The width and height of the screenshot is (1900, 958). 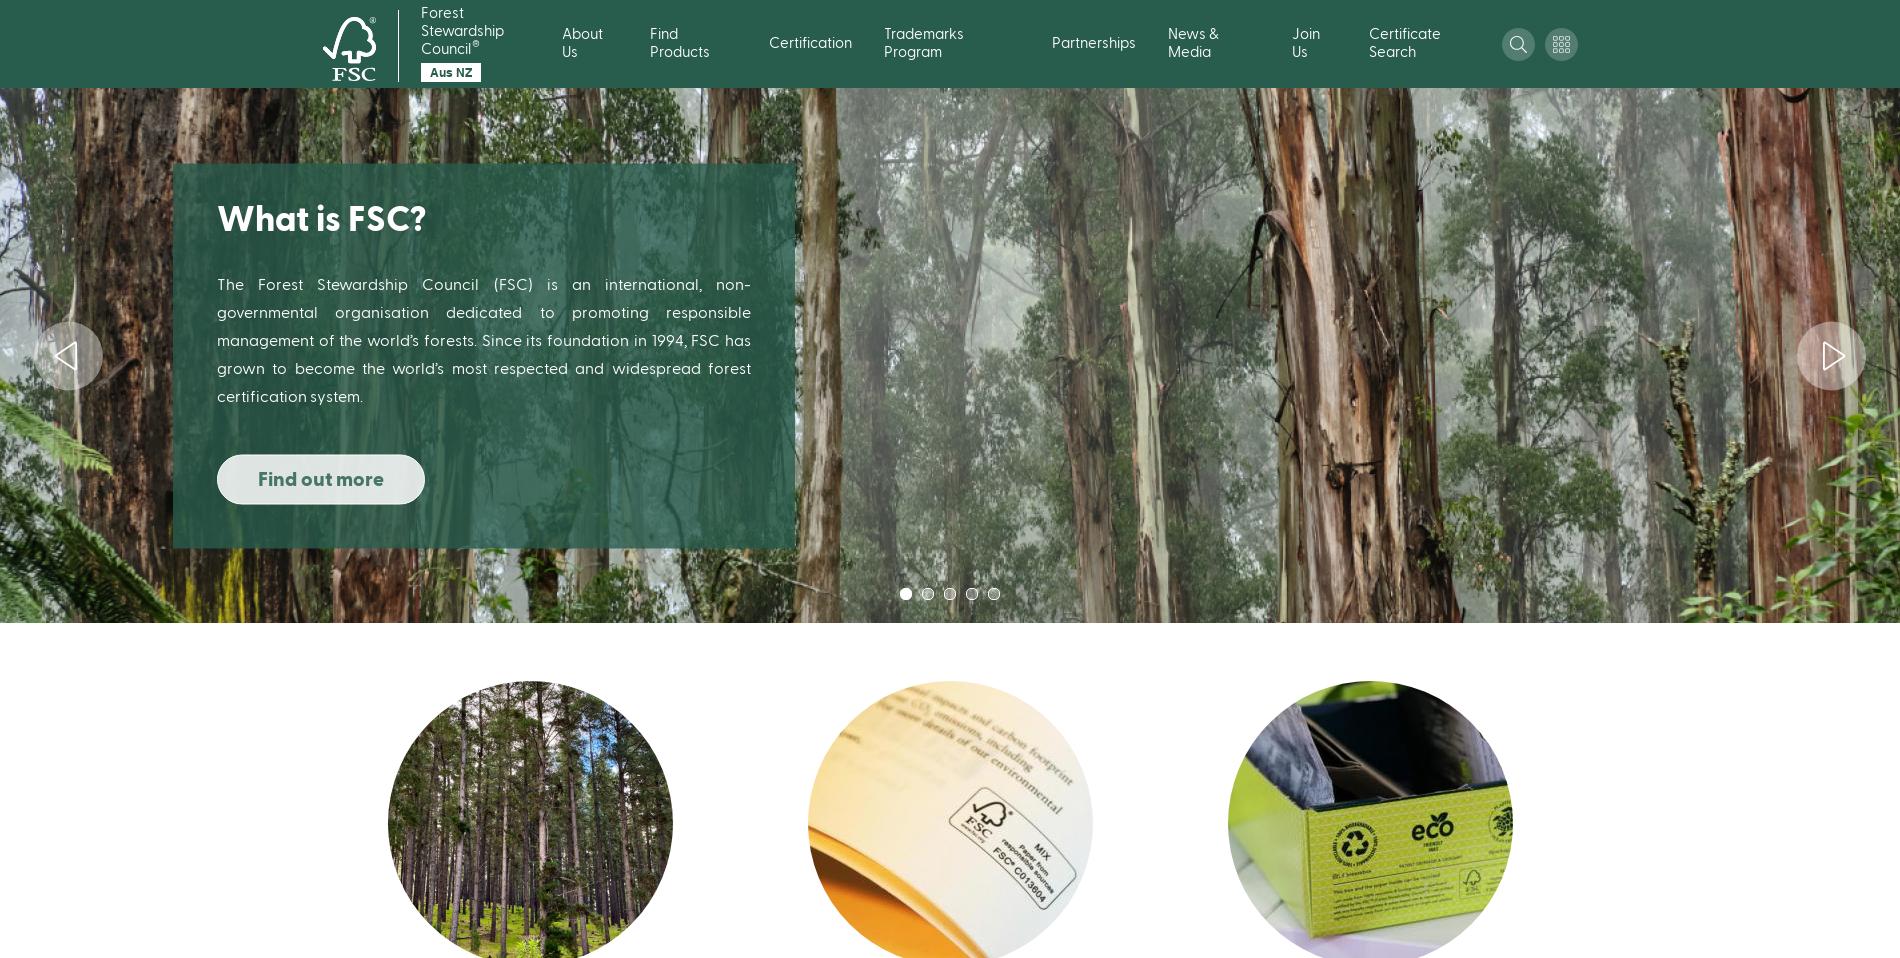 What do you see at coordinates (1445, 223) in the screenshot?
I see `'Members' Portal'` at bounding box center [1445, 223].